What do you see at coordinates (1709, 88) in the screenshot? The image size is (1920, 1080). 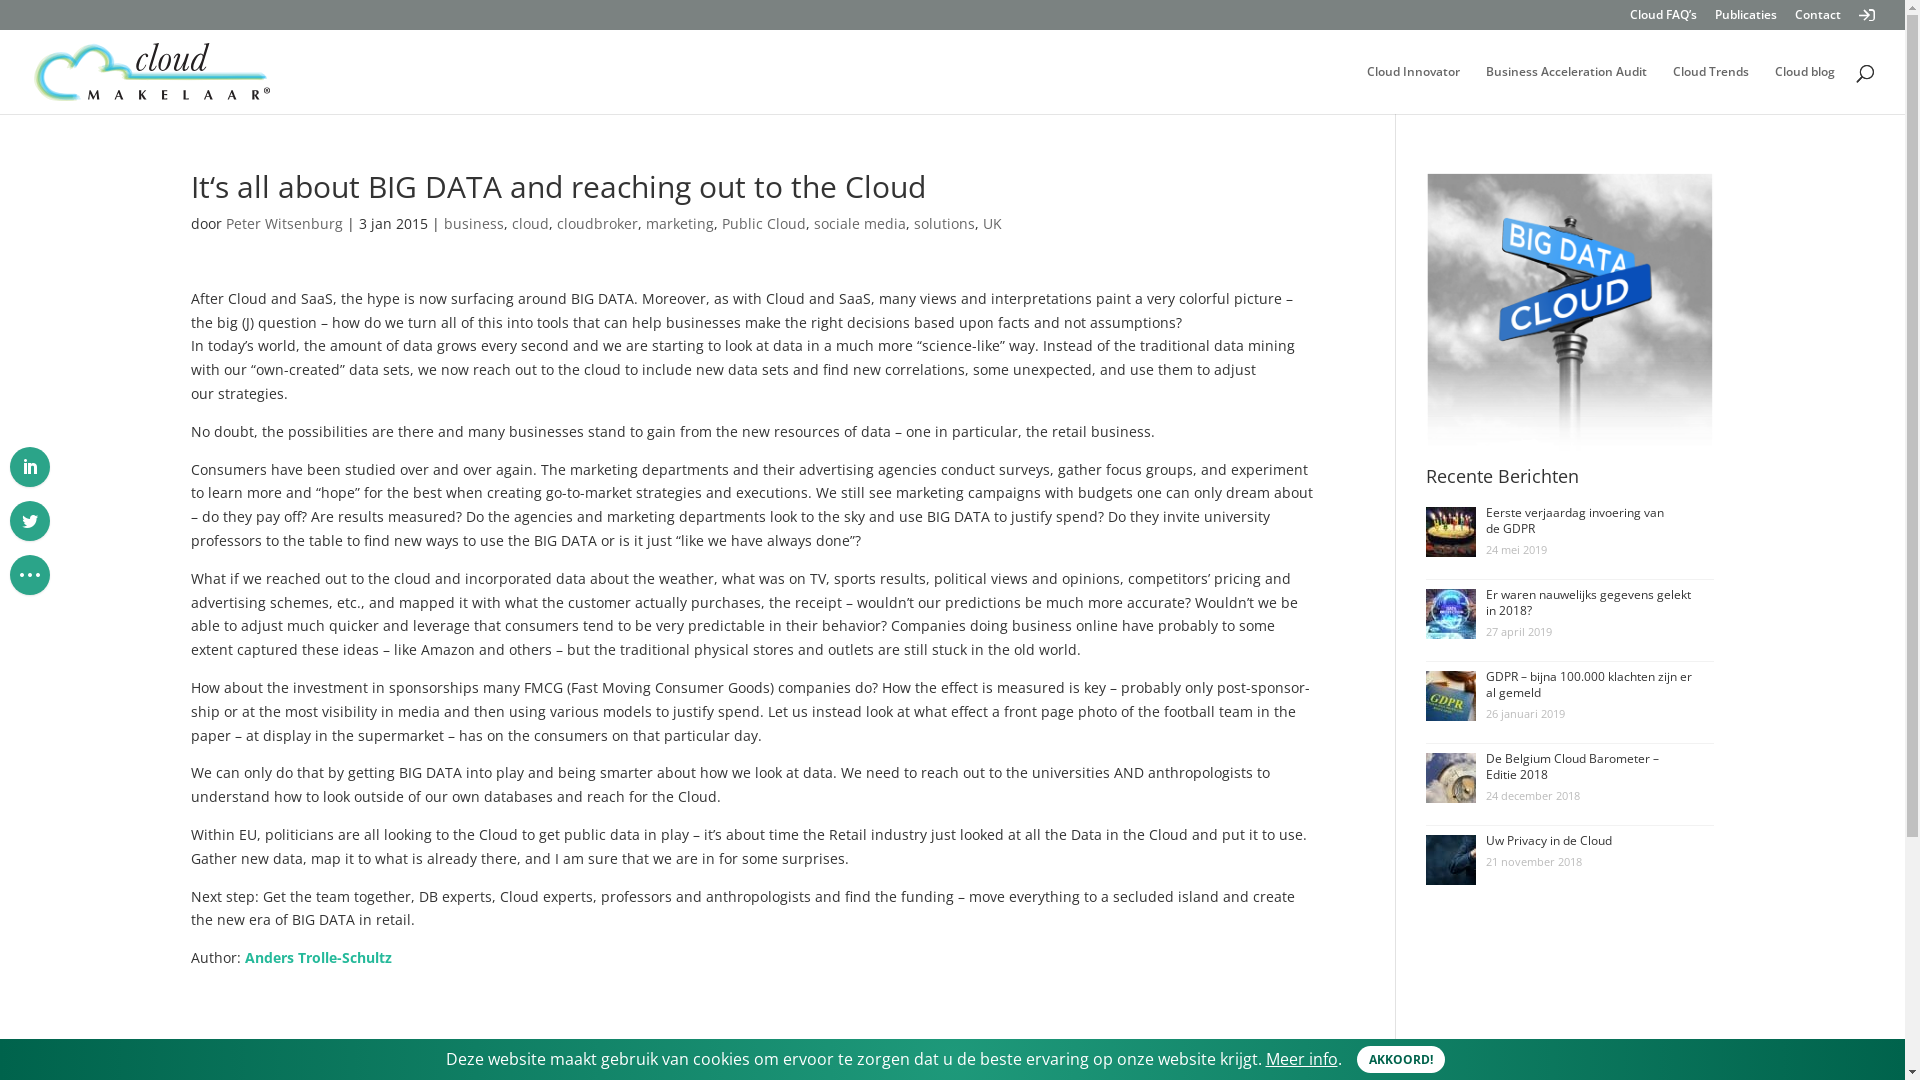 I see `'Cloud Trends'` at bounding box center [1709, 88].